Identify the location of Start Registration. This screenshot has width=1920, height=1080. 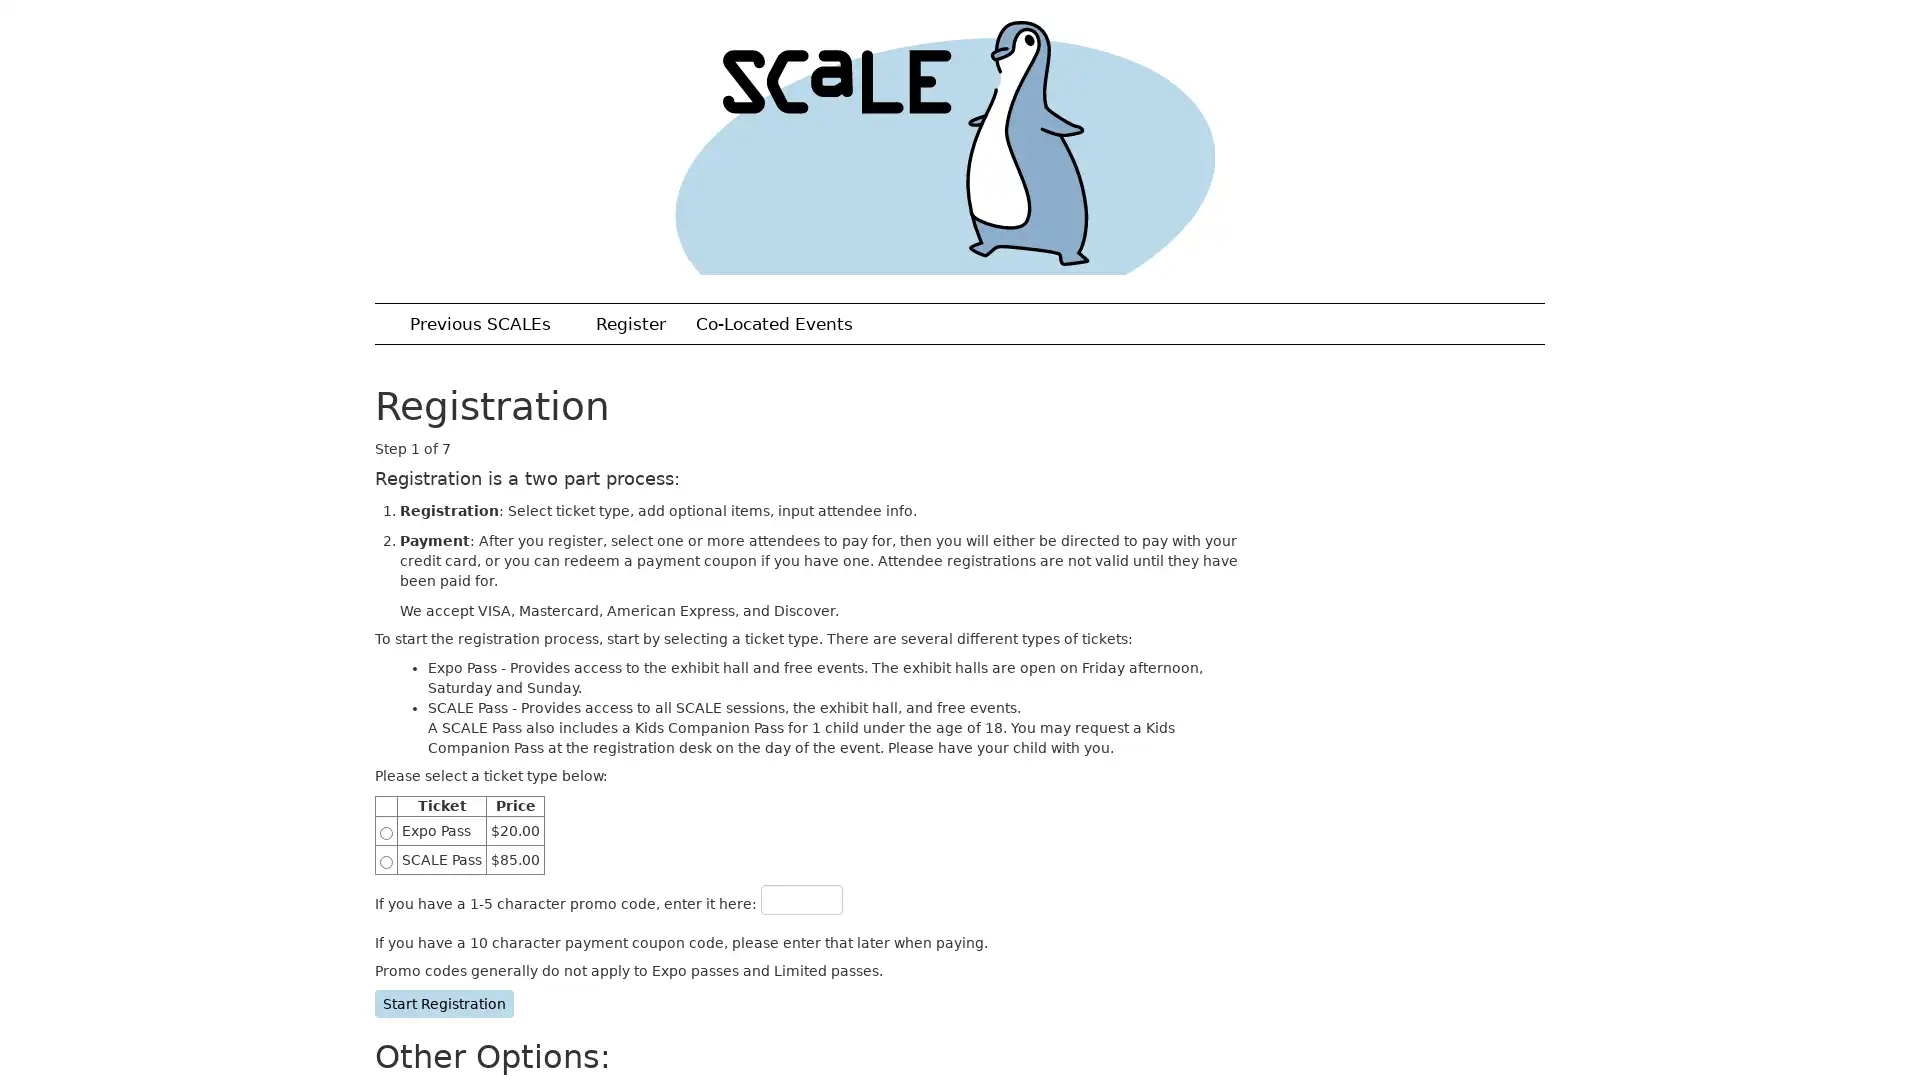
(443, 1003).